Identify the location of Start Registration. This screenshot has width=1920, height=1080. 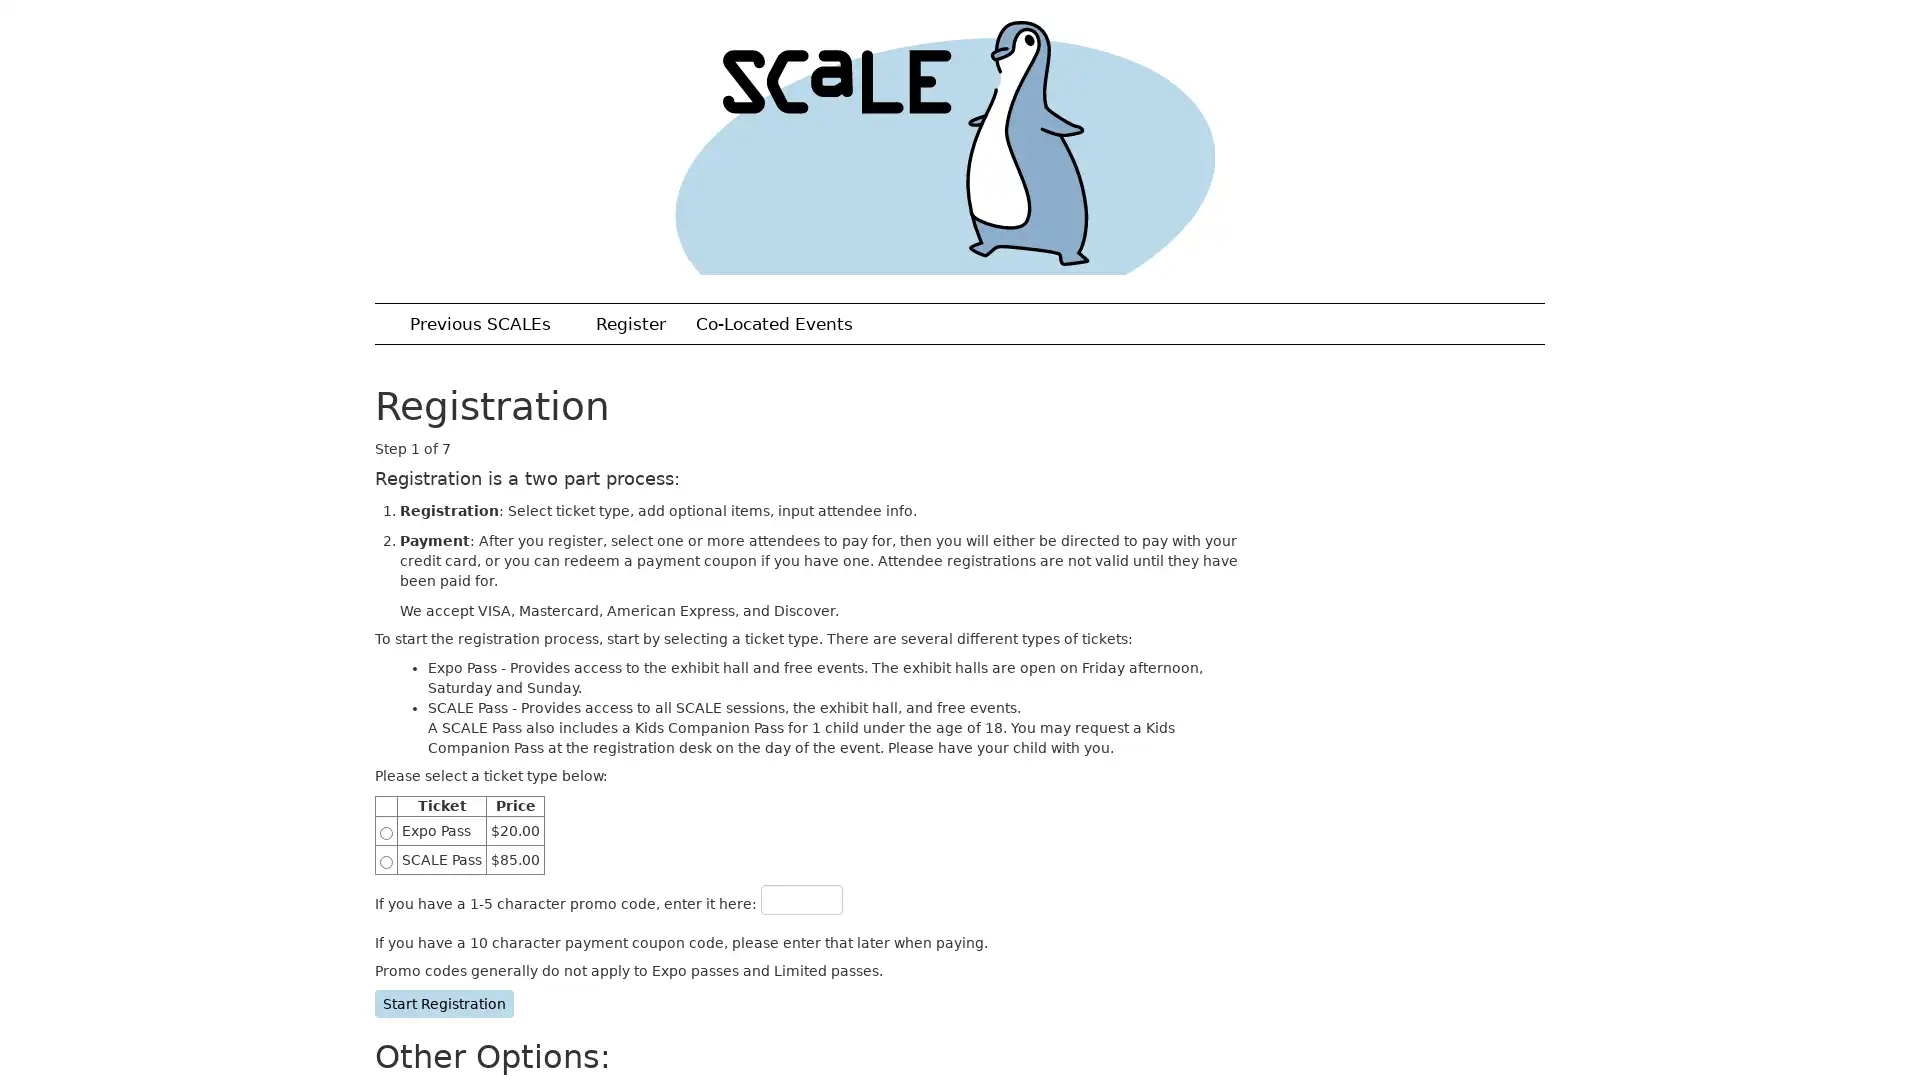
(443, 1003).